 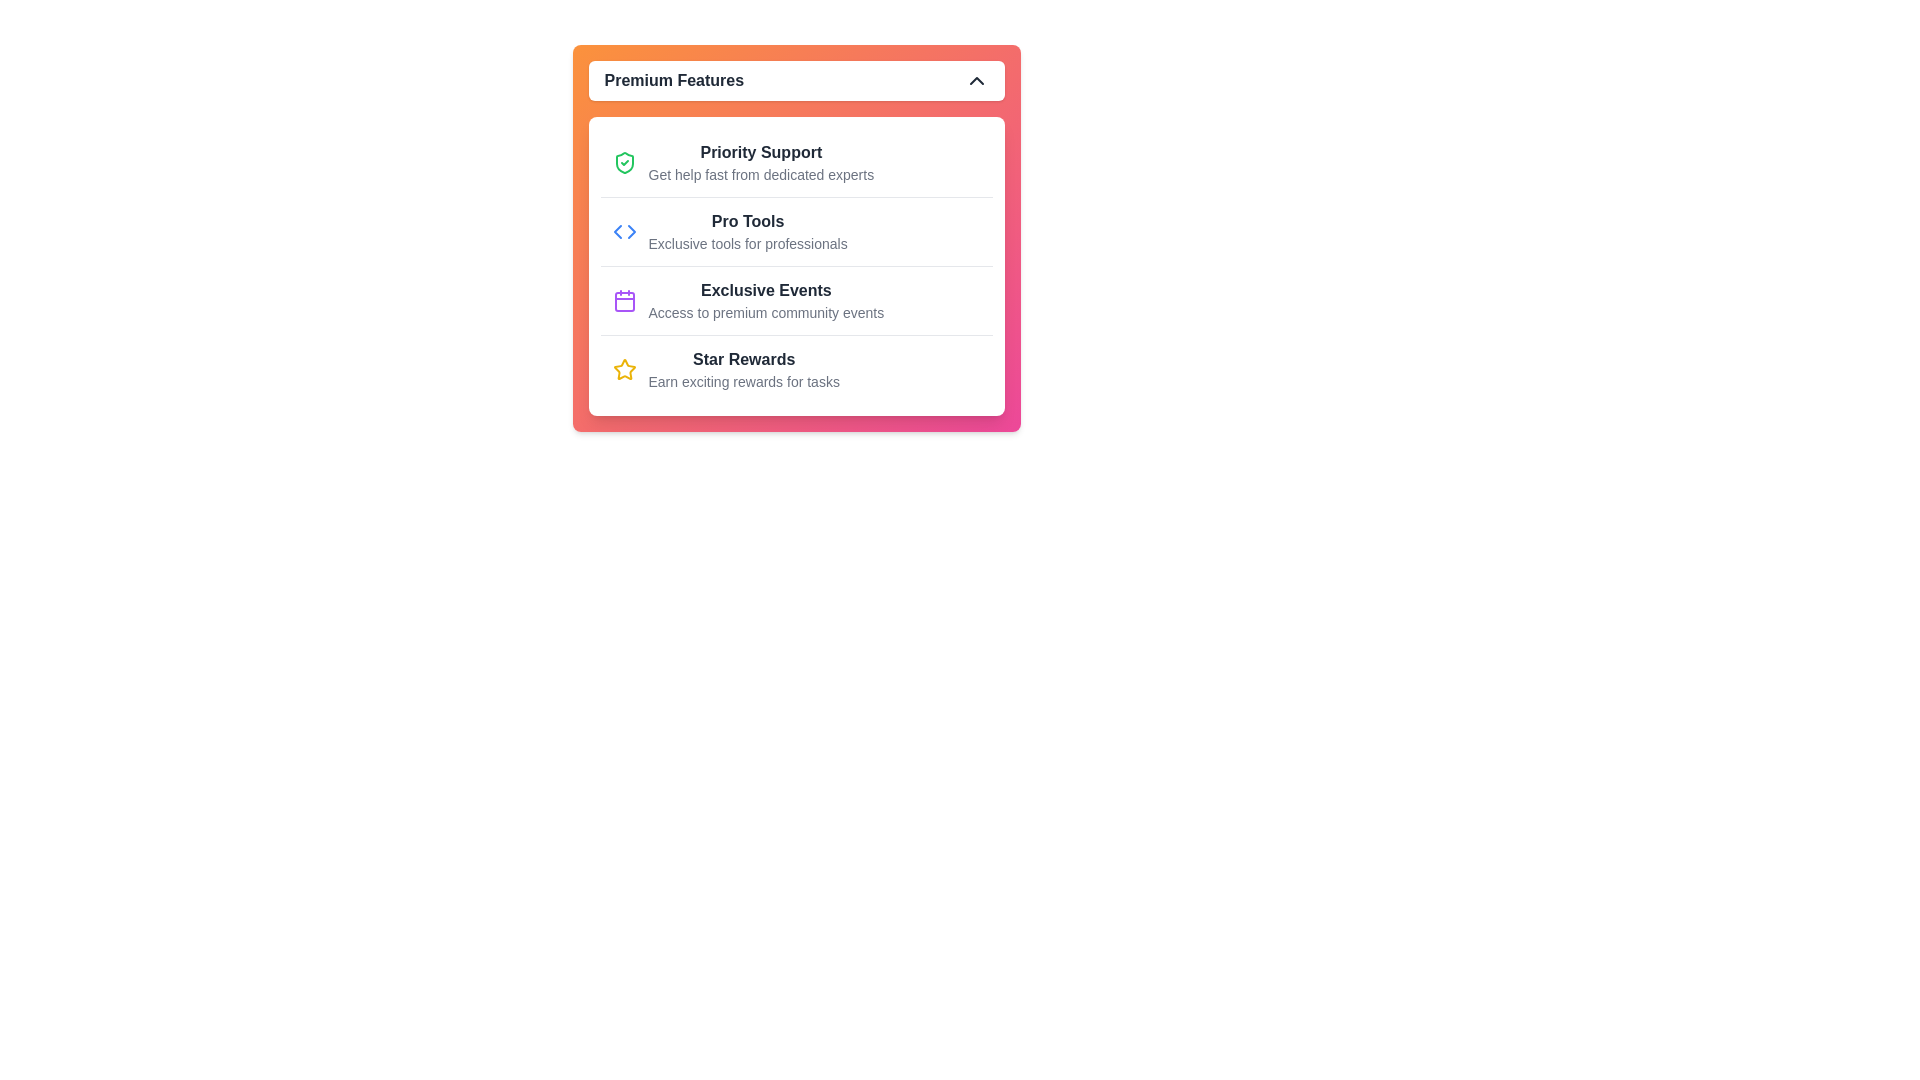 What do you see at coordinates (795, 230) in the screenshot?
I see `the second list item in the 'Premium Features' card, which is positioned below 'Priority Support' and above 'Exclusive Events'` at bounding box center [795, 230].